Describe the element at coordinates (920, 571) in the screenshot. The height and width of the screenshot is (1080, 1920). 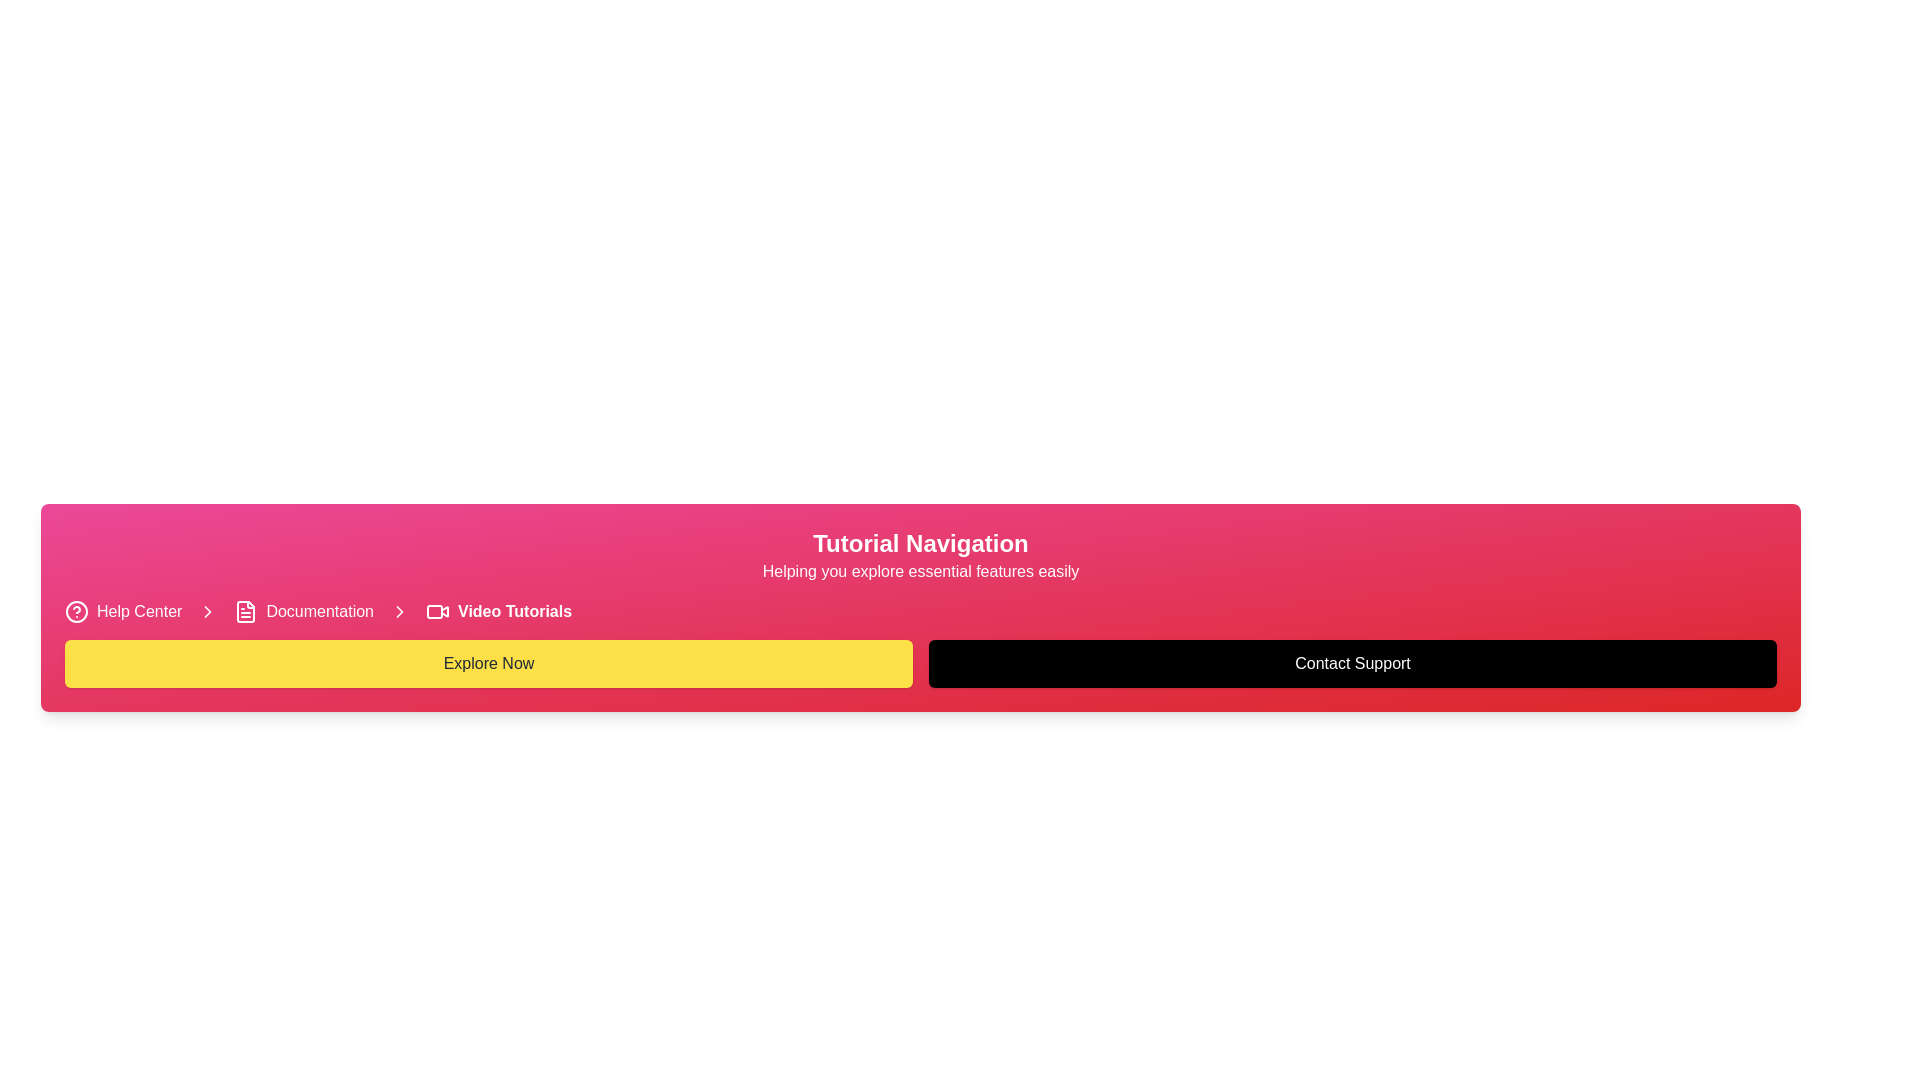
I see `the static text that provides a supportive subtitle for the 'Tutorial Navigation' section, located directly below the title and centered within the banner-like section` at that location.